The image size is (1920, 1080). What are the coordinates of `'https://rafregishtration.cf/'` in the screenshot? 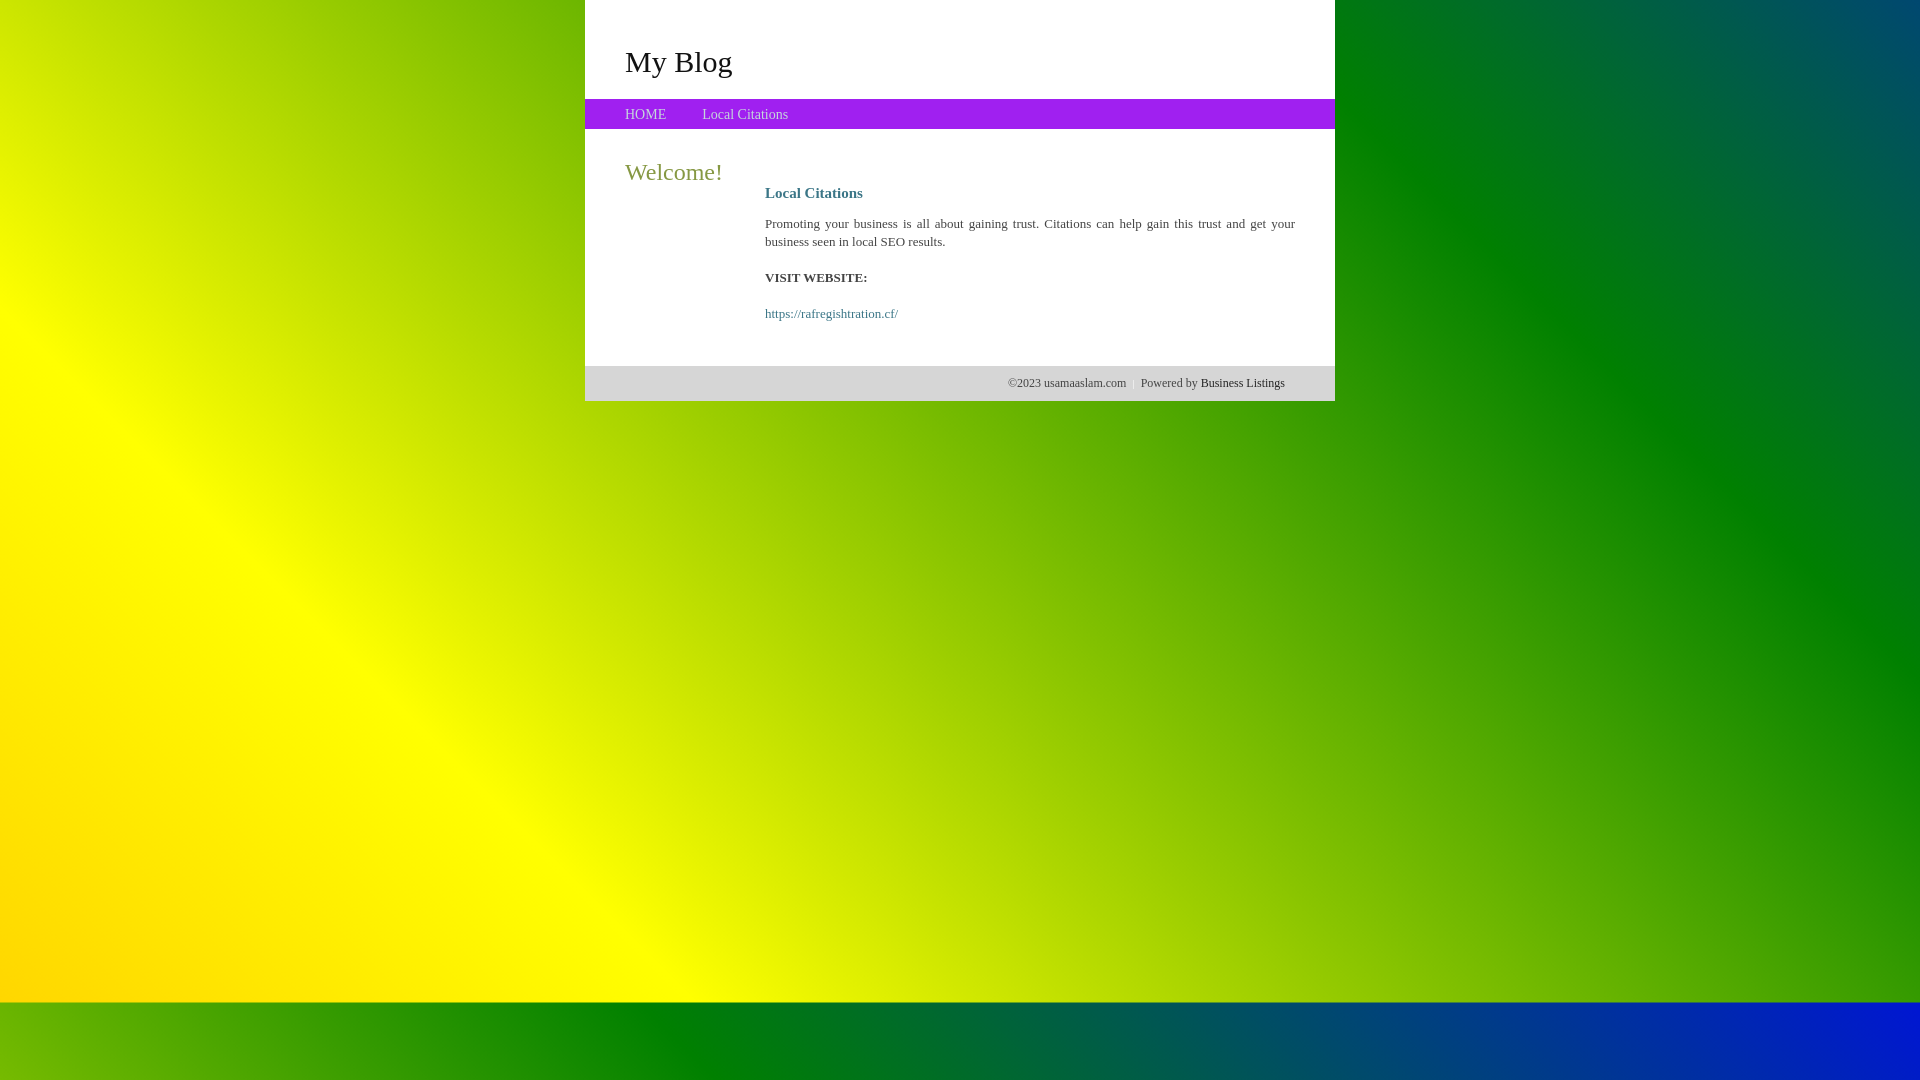 It's located at (831, 313).